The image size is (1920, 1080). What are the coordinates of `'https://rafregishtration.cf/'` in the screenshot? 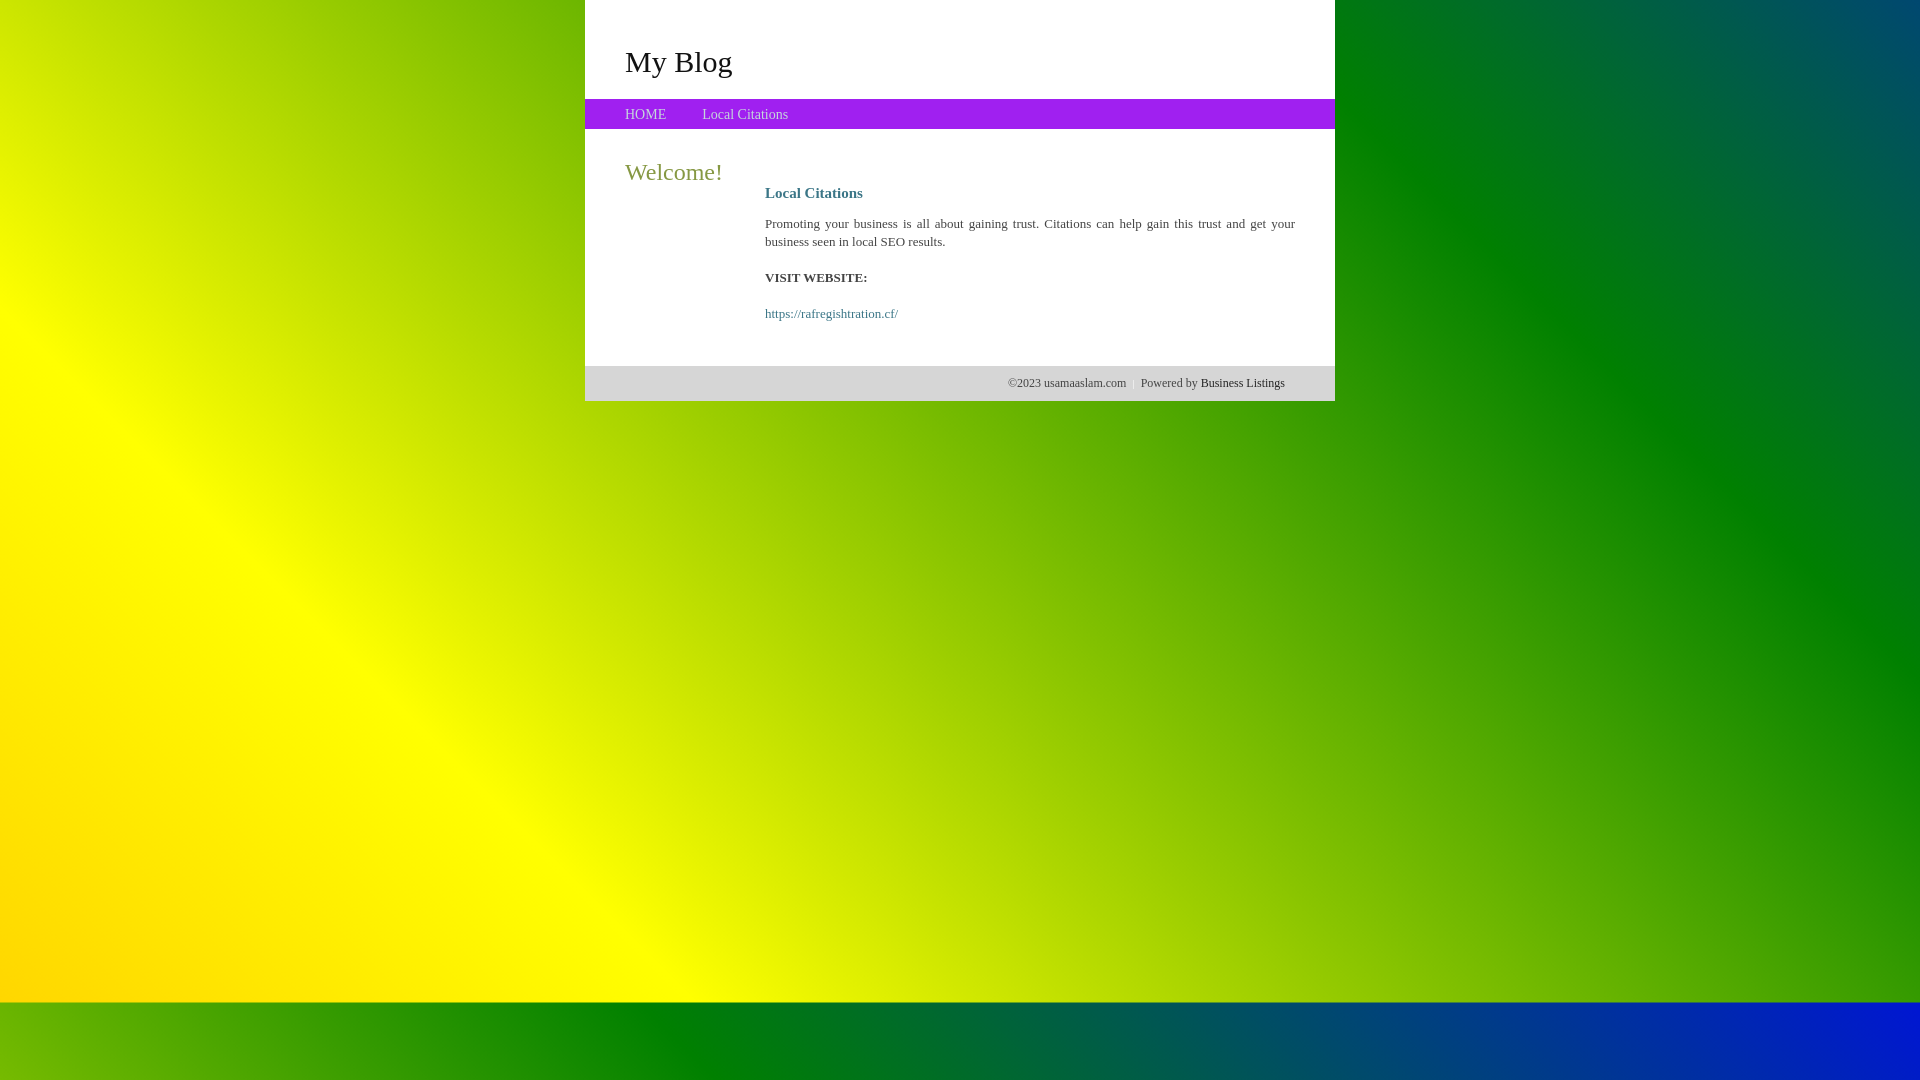 It's located at (831, 313).